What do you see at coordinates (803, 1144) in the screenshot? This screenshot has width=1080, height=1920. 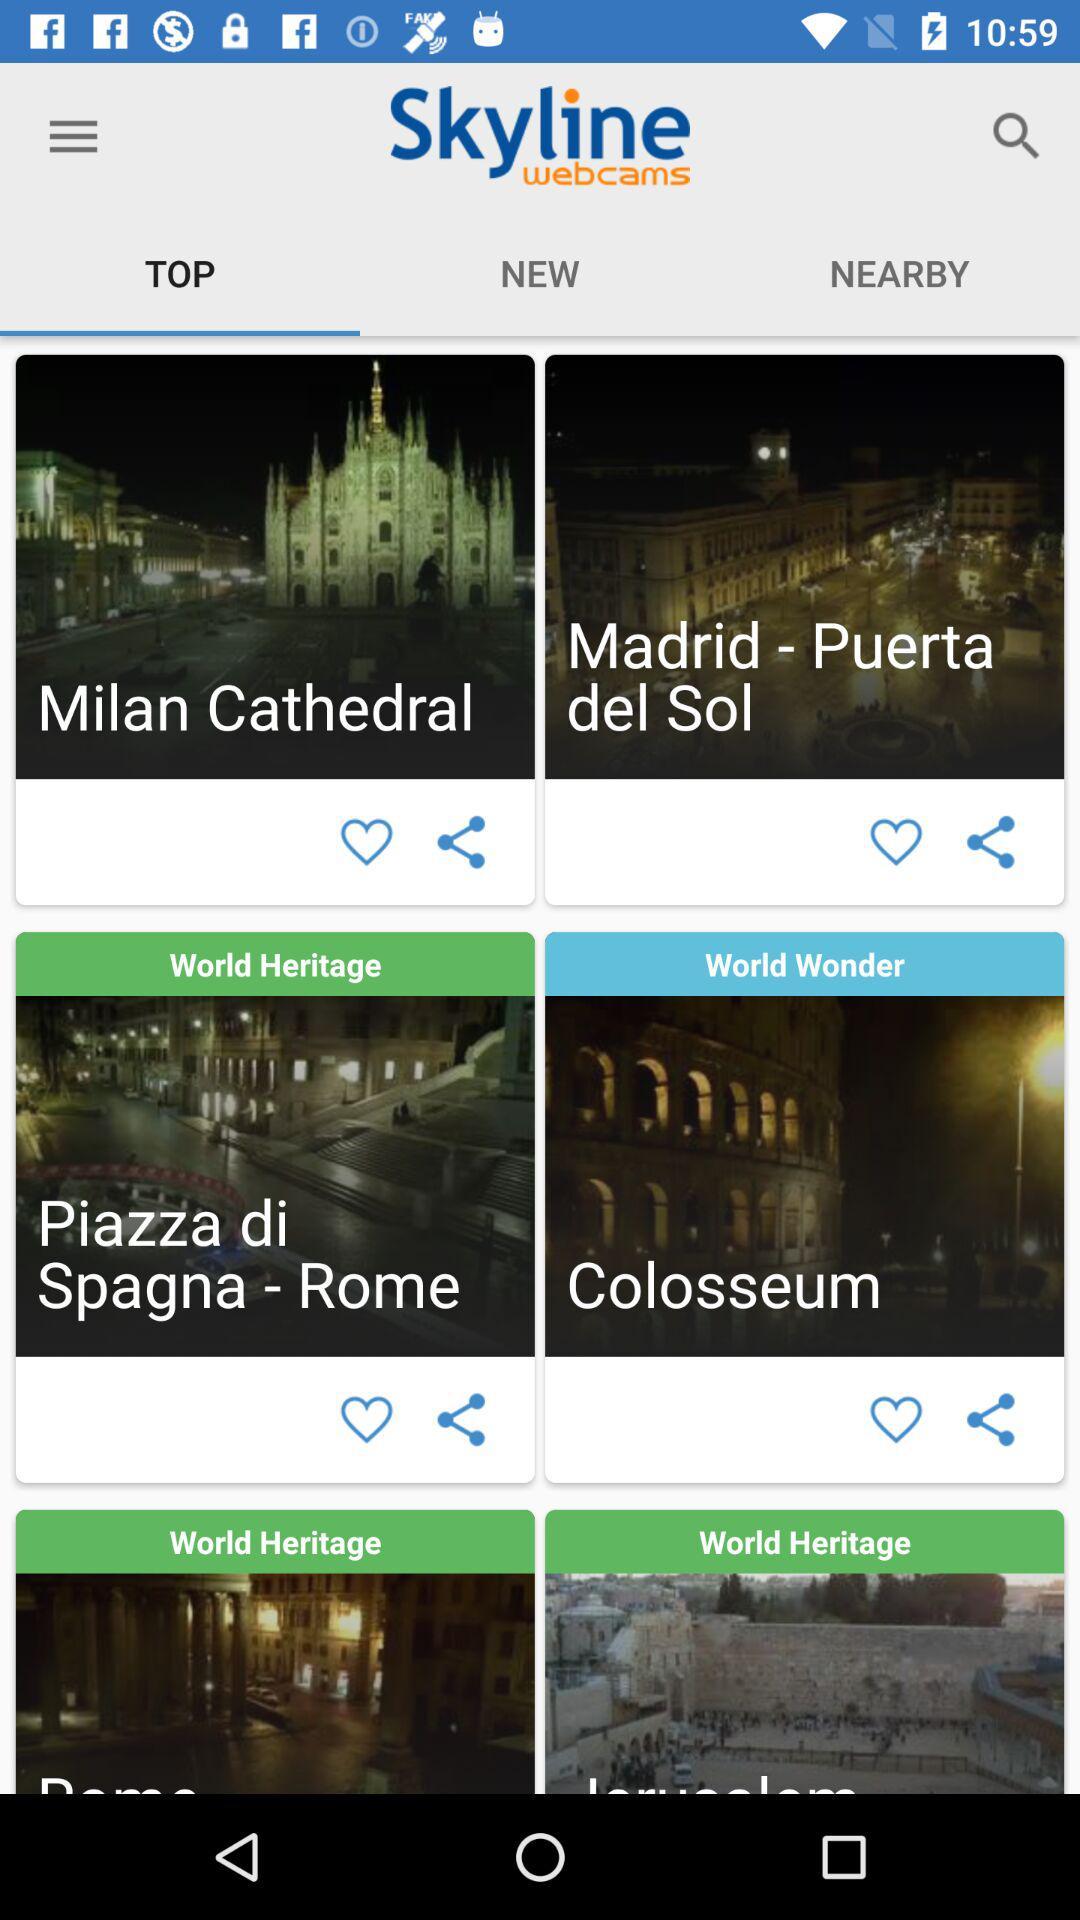 I see `webcam` at bounding box center [803, 1144].